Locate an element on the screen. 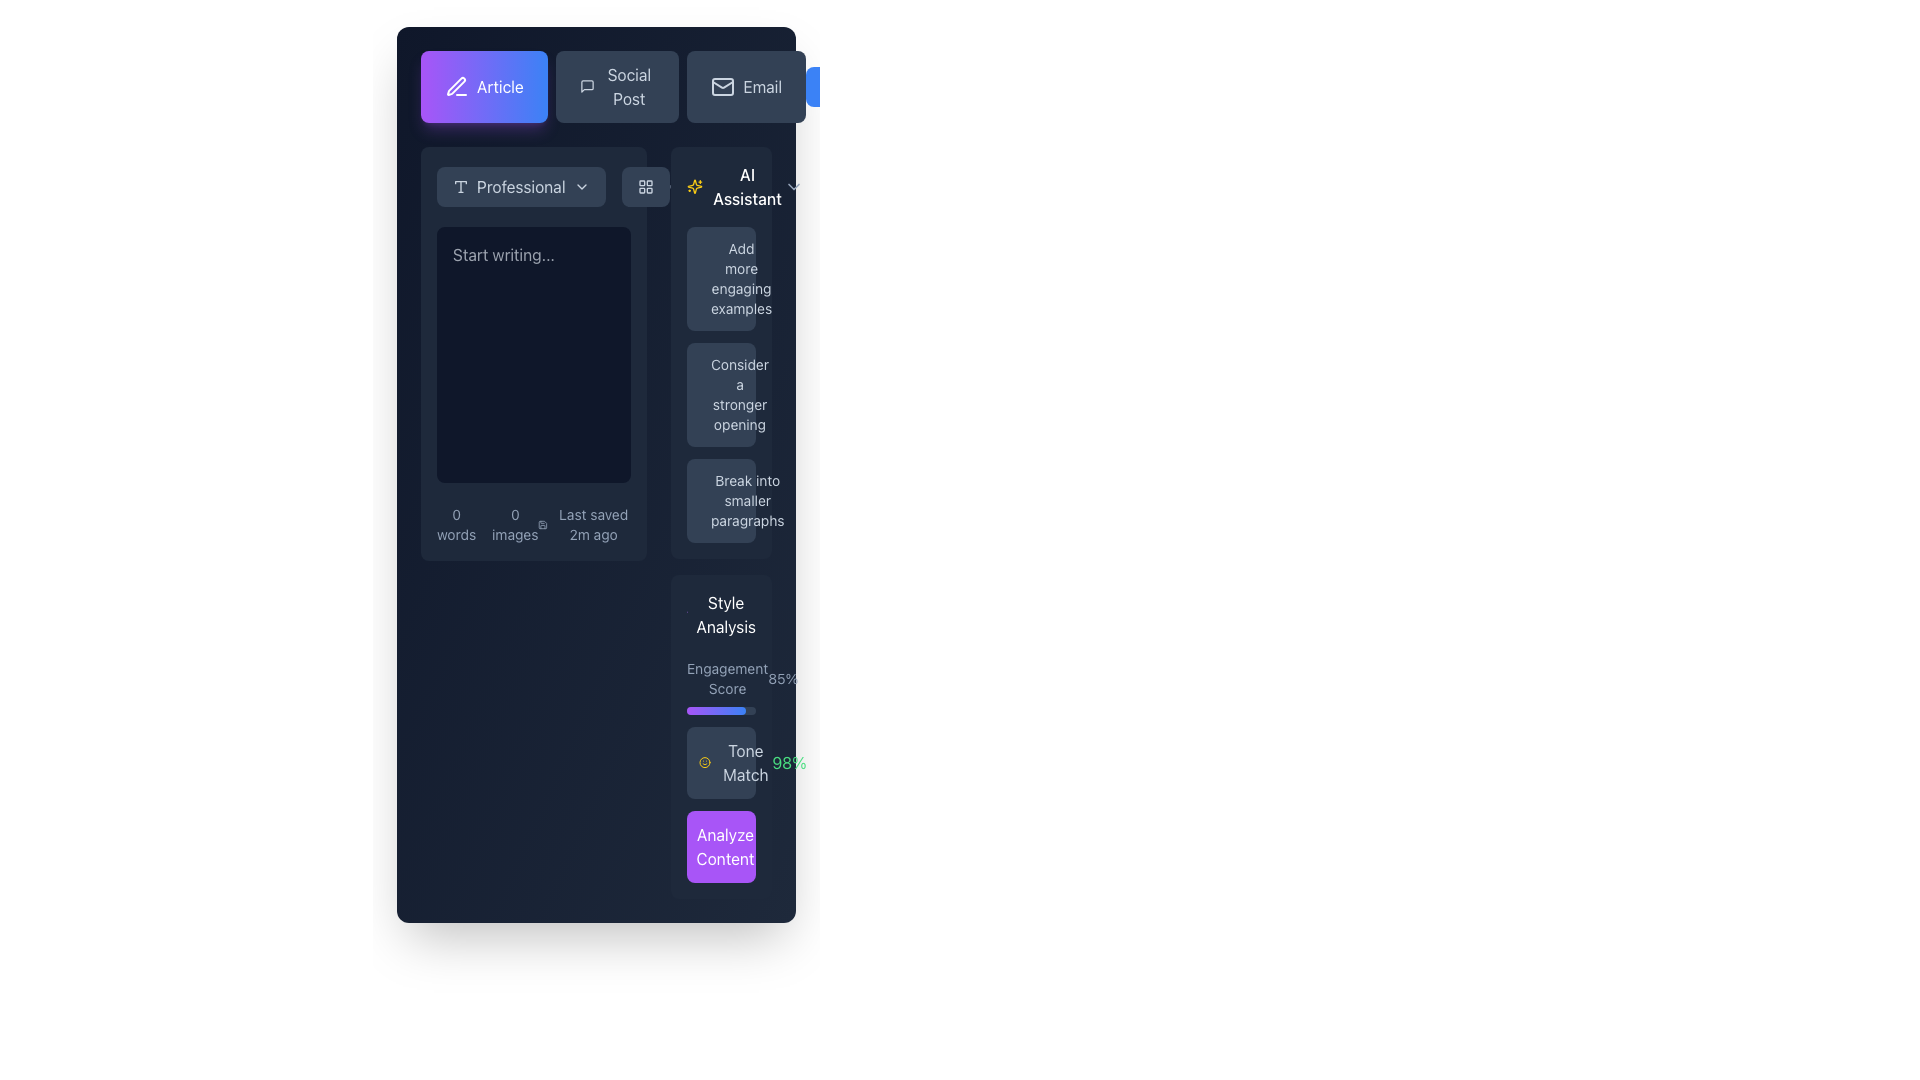 The image size is (1920, 1080). properties of the Decorative SVG circle located within the 'Consider a stronger opening' suggestion icon in the 'AI Assistant' section is located at coordinates (710, 369).